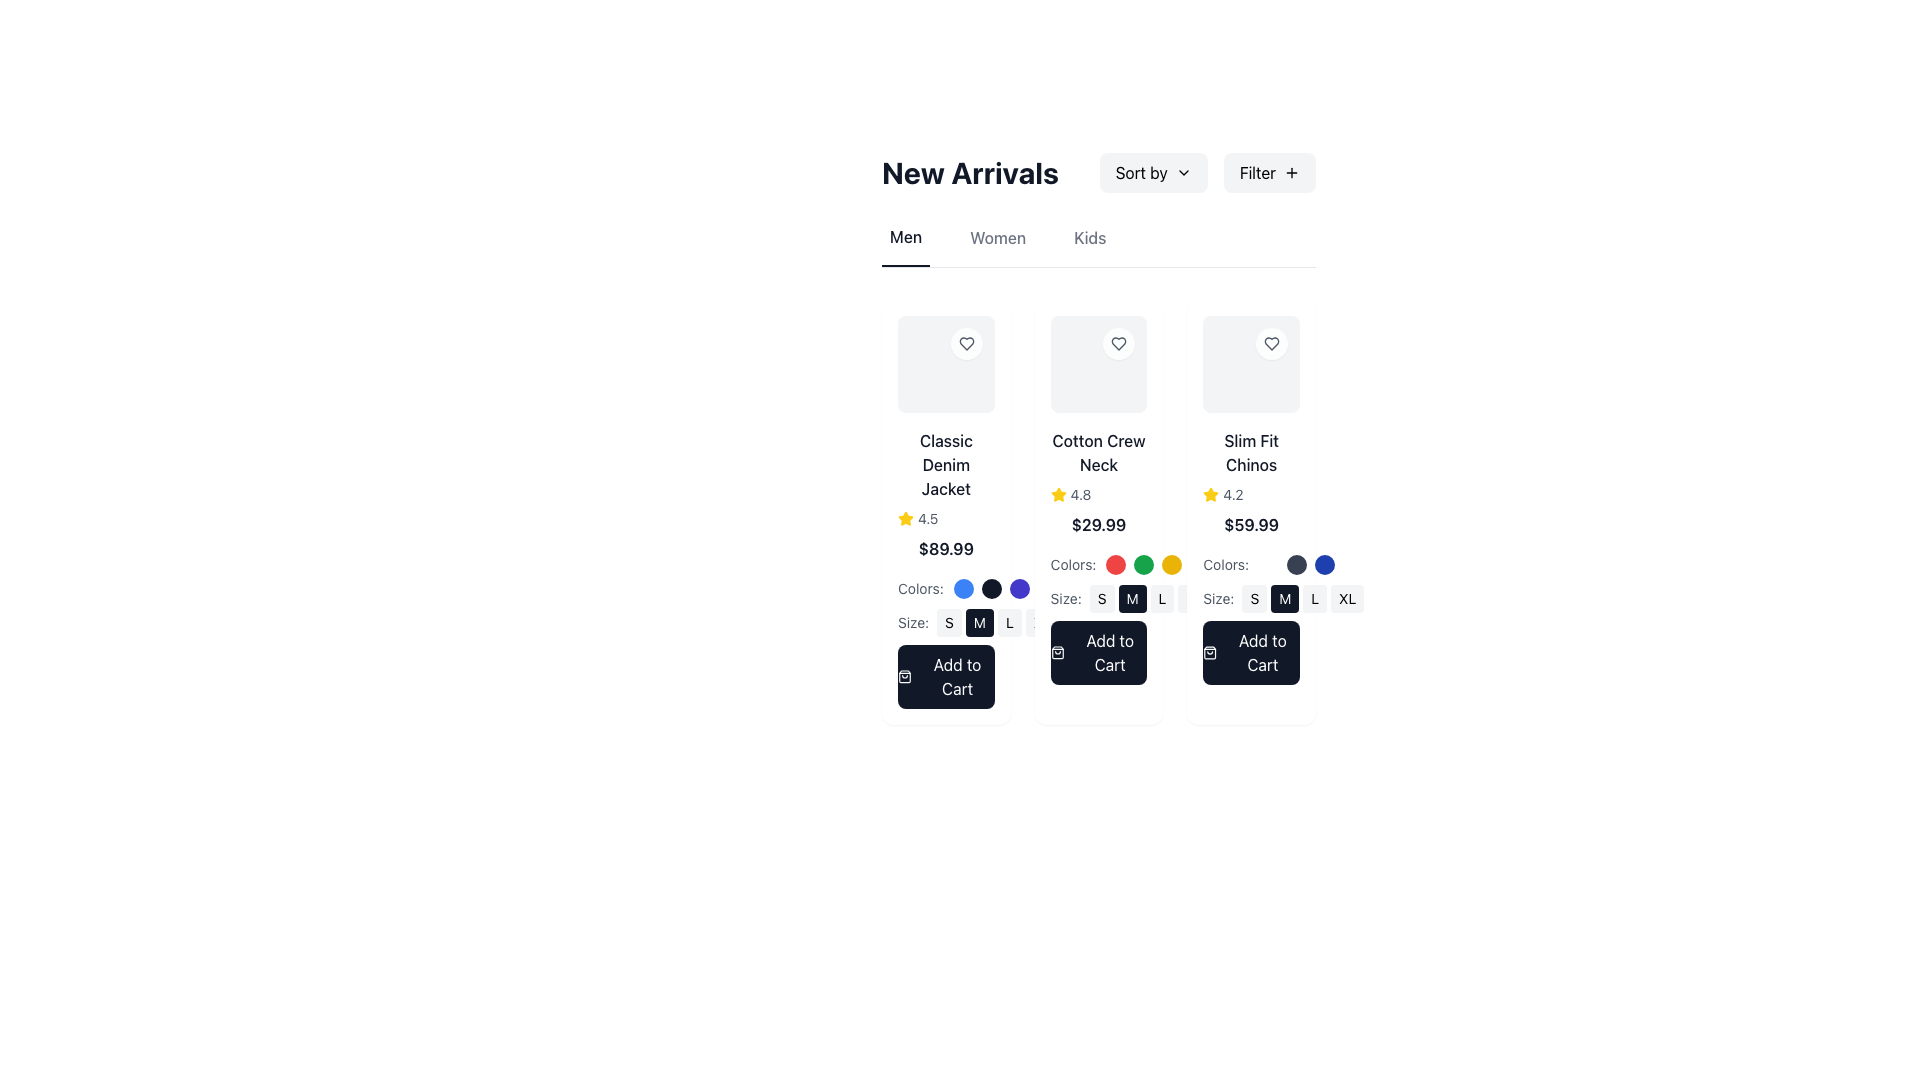 This screenshot has height=1080, width=1920. What do you see at coordinates (991, 587) in the screenshot?
I see `the middle black circle with a white border, which is the second color option in the horizontal row of color indicators under the 'Colors:' label of the 'Classic Denim Jacket' product card` at bounding box center [991, 587].